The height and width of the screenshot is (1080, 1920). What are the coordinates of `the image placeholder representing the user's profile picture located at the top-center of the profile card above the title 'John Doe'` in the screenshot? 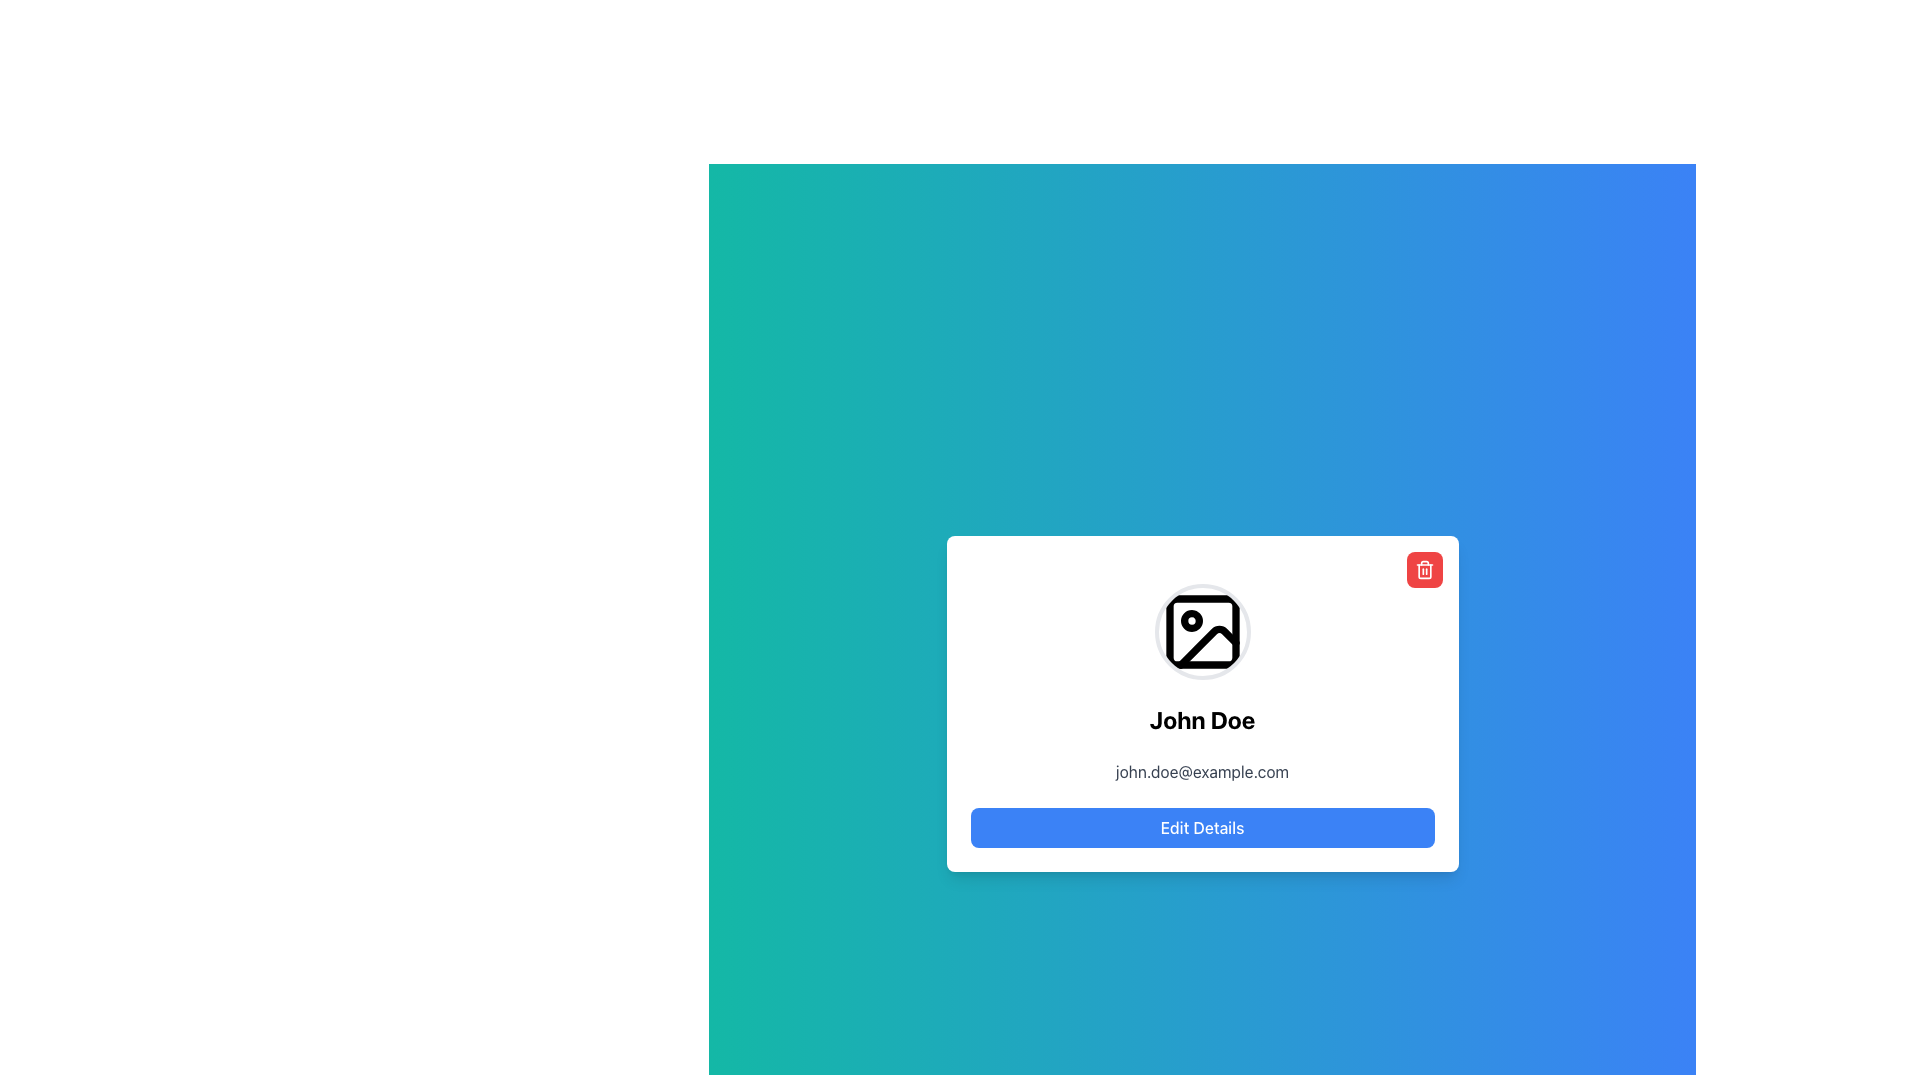 It's located at (1201, 632).